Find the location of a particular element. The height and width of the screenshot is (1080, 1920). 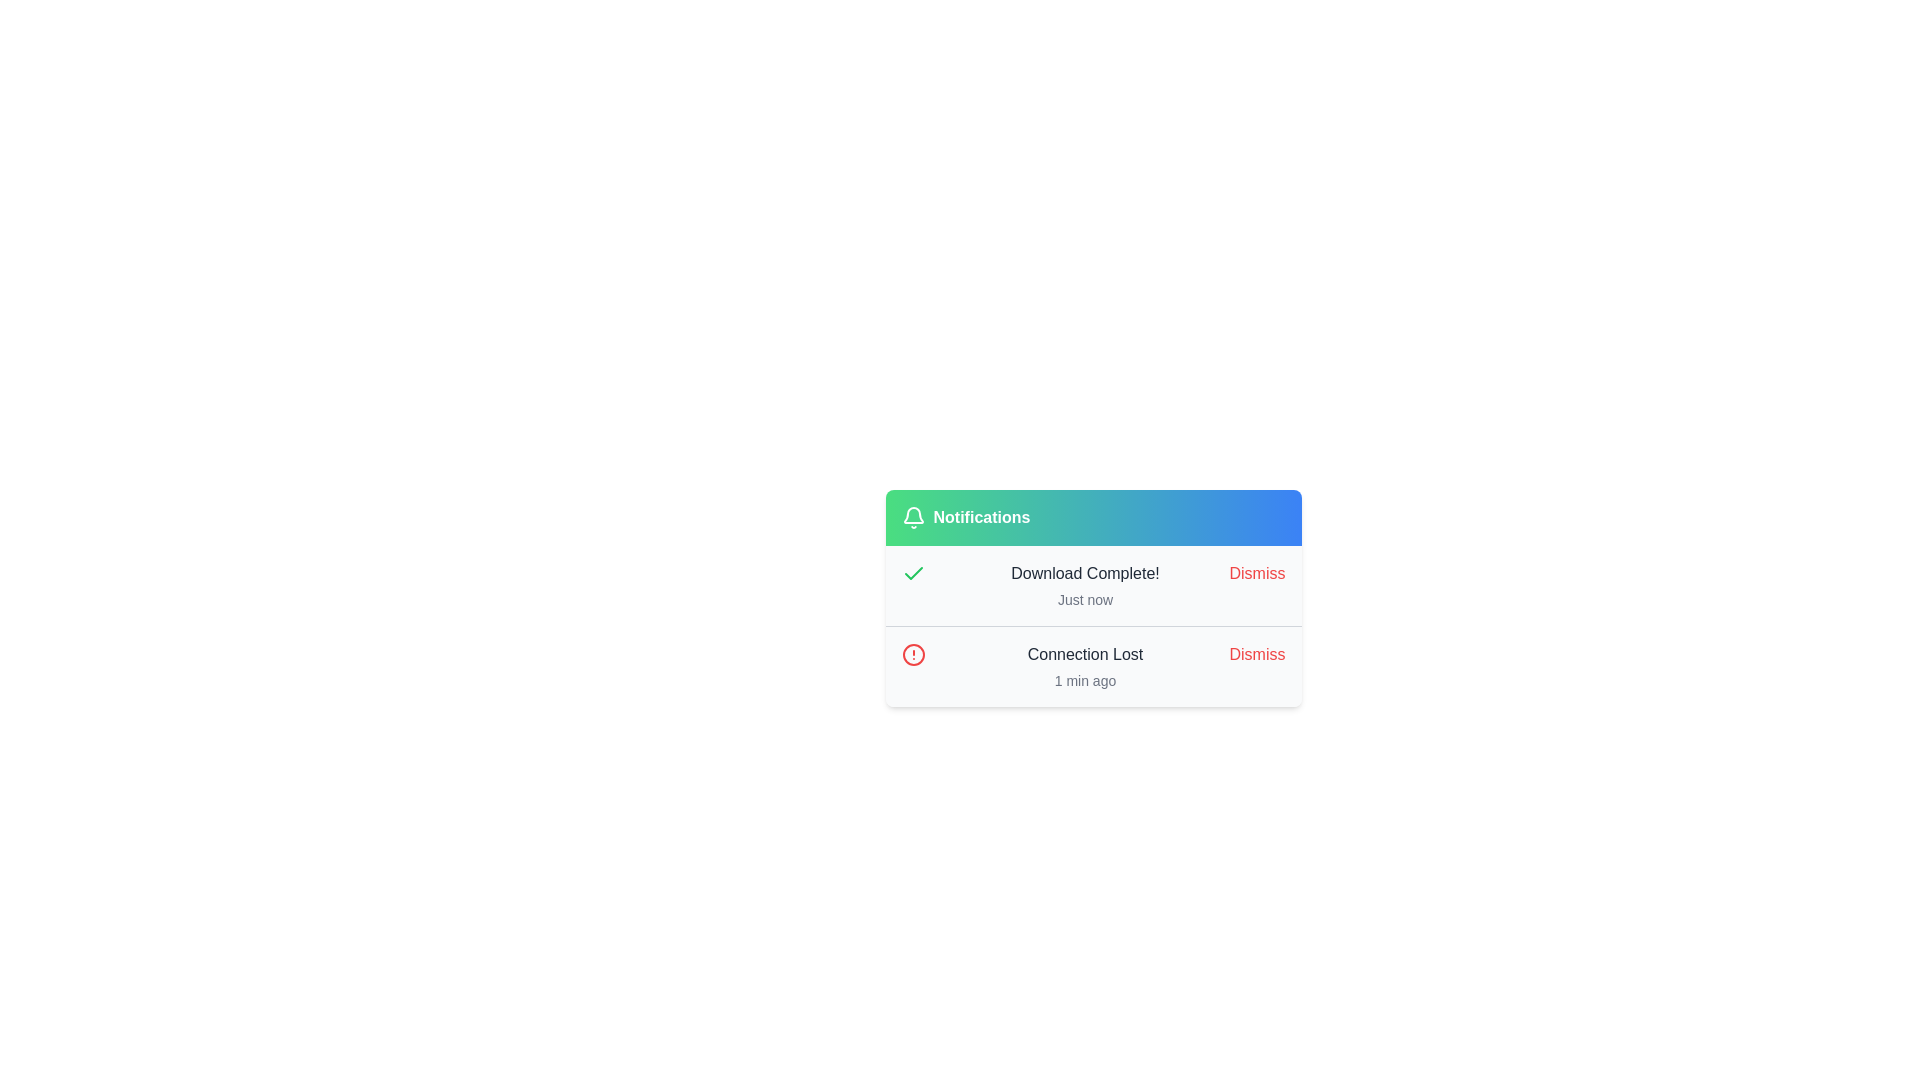

the bell icon in the top green section of the notification panel, which represents notifications and is aligned on the left side of the 'Notifications' label is located at coordinates (912, 514).